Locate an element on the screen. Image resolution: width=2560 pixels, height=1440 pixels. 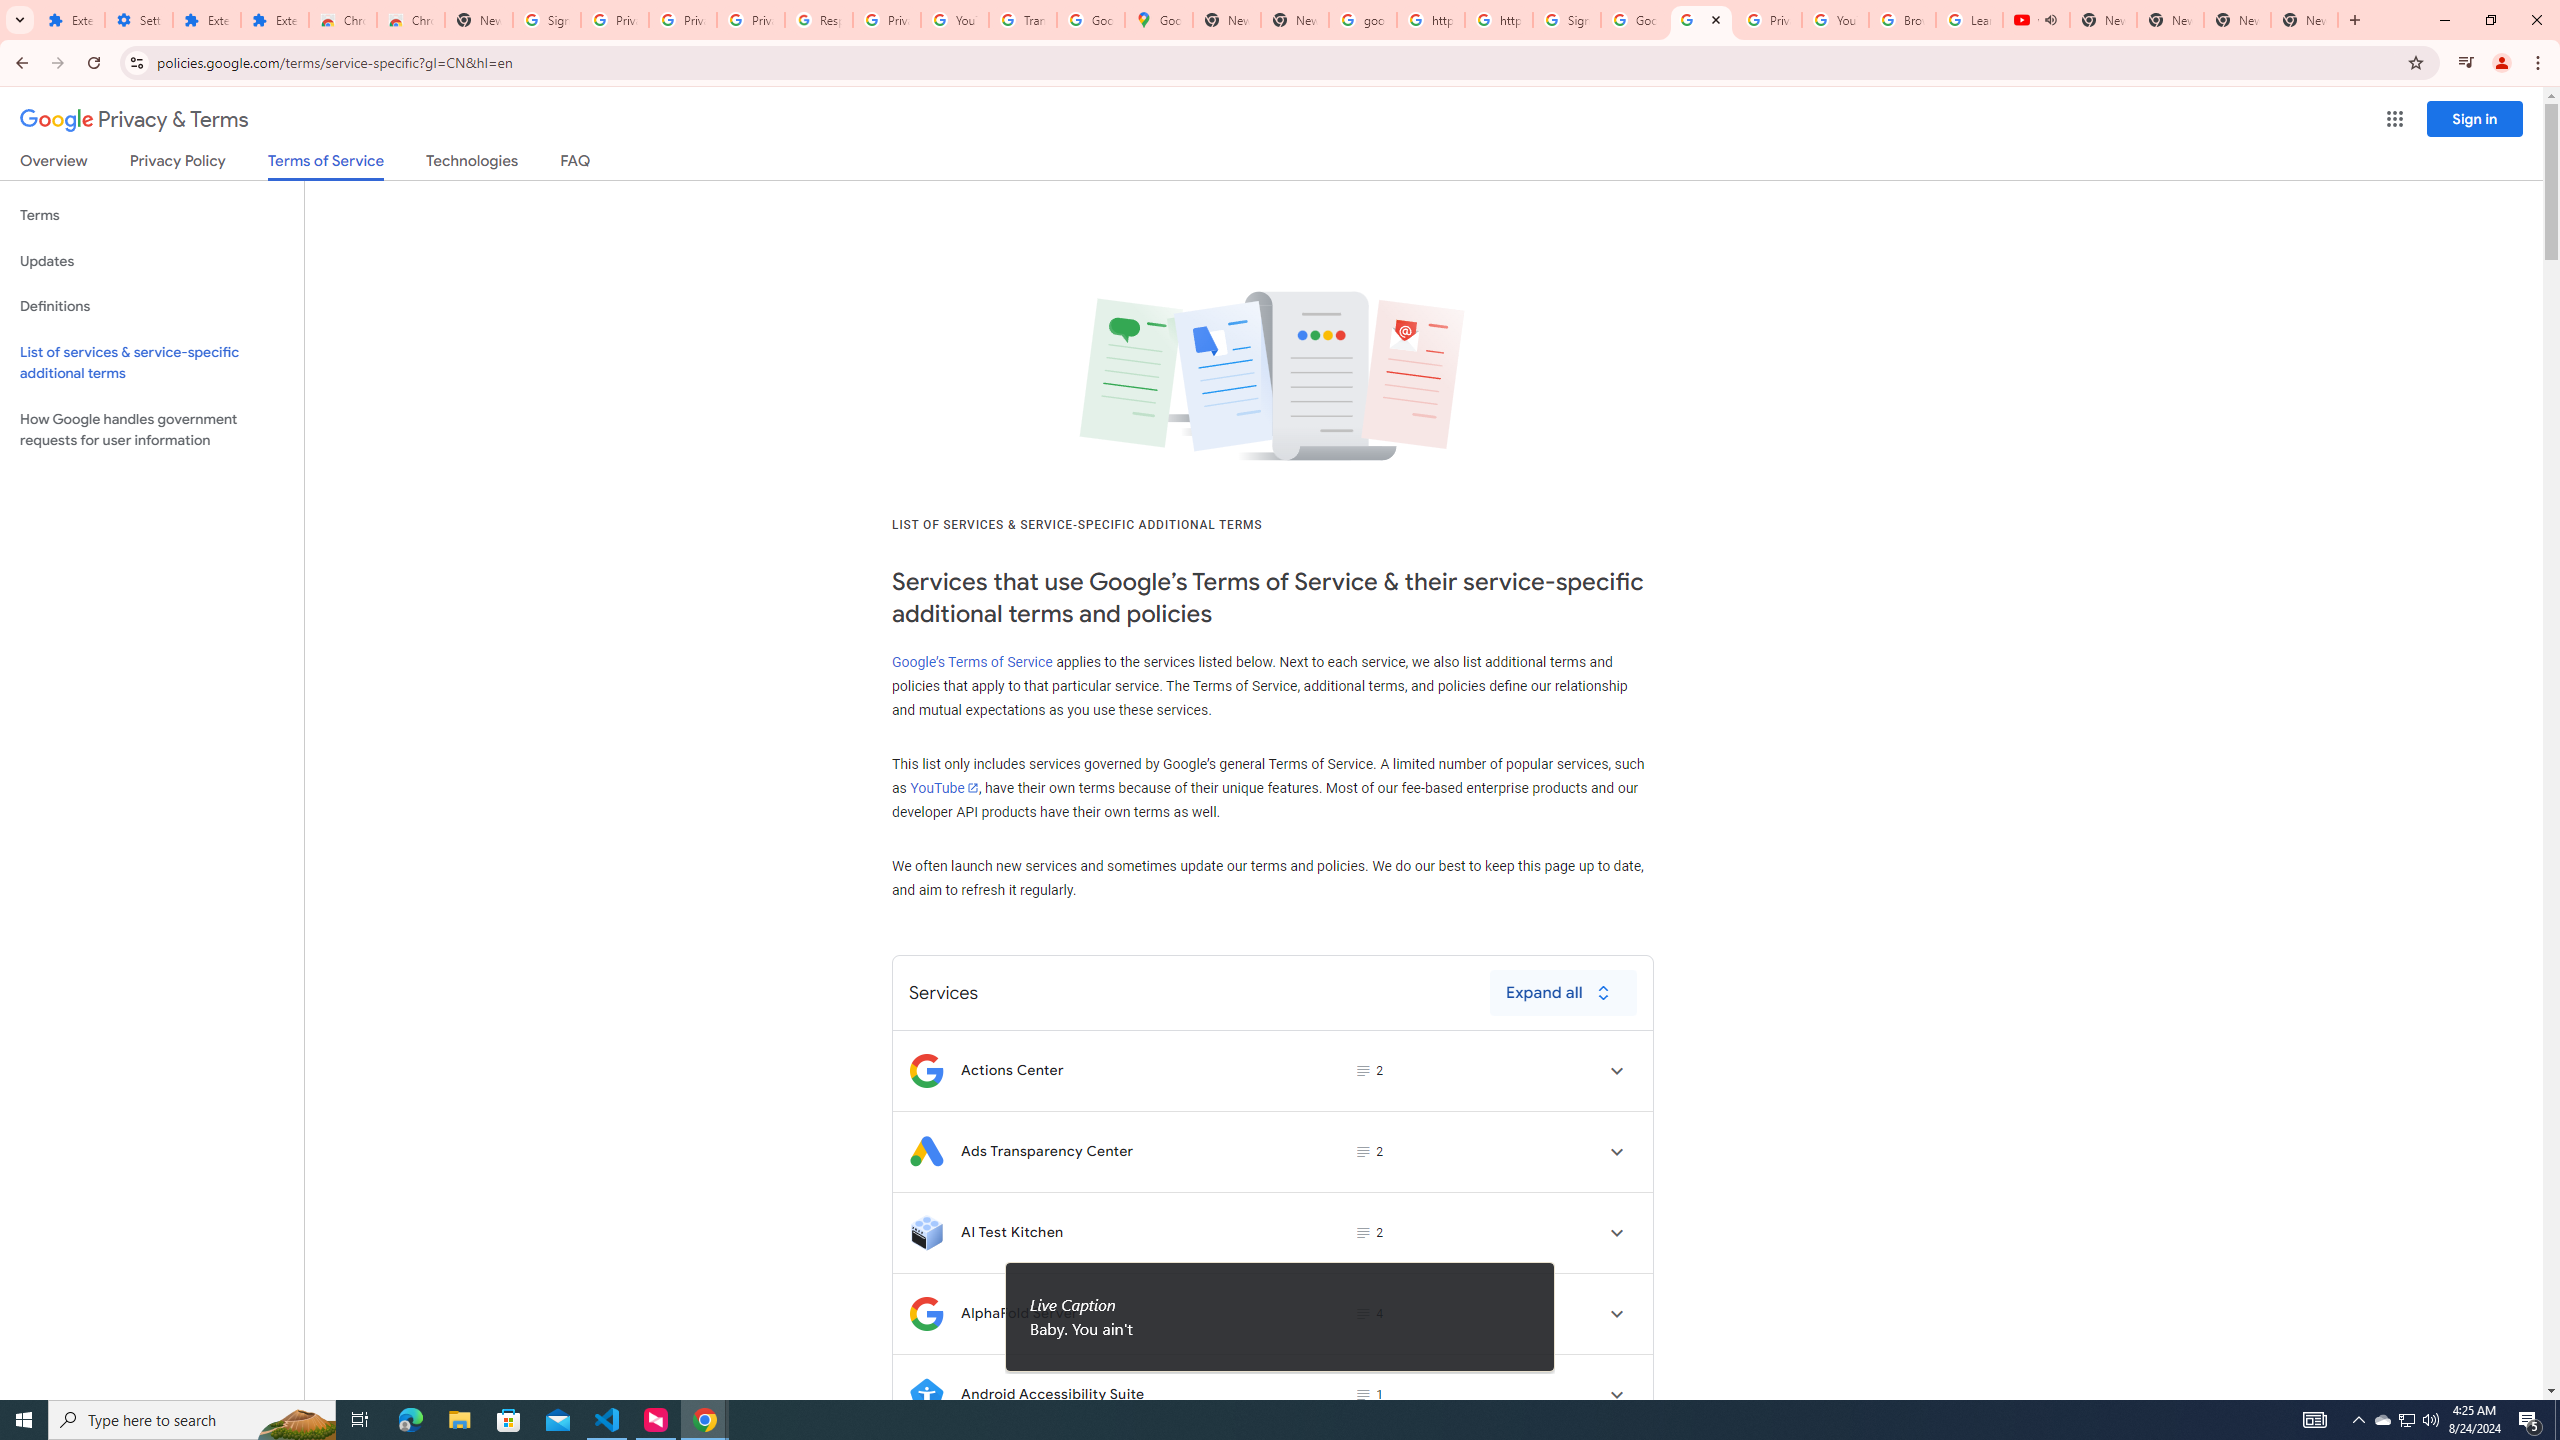
'Chrome Web Store - Themes' is located at coordinates (409, 19).